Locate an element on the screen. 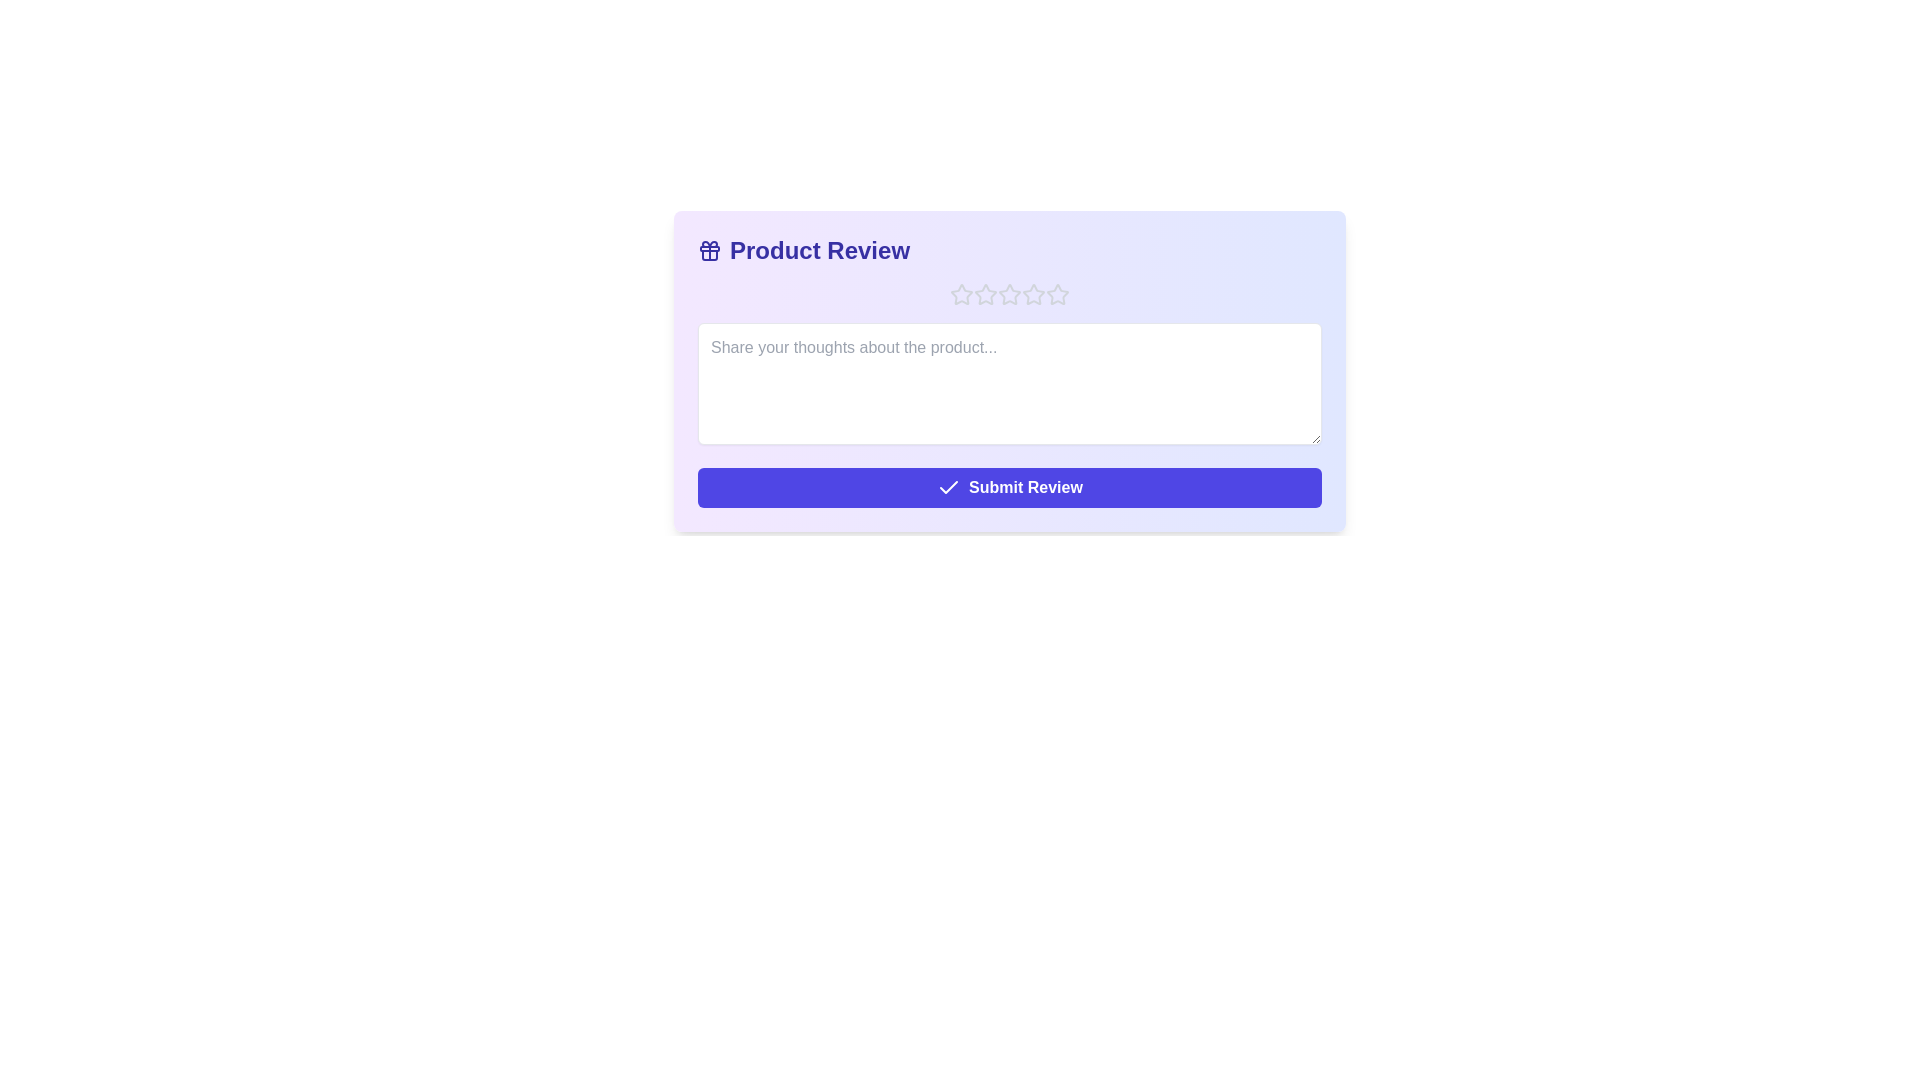 Image resolution: width=1920 pixels, height=1080 pixels. the product rating to 3 stars by clicking the corresponding star is located at coordinates (1009, 294).